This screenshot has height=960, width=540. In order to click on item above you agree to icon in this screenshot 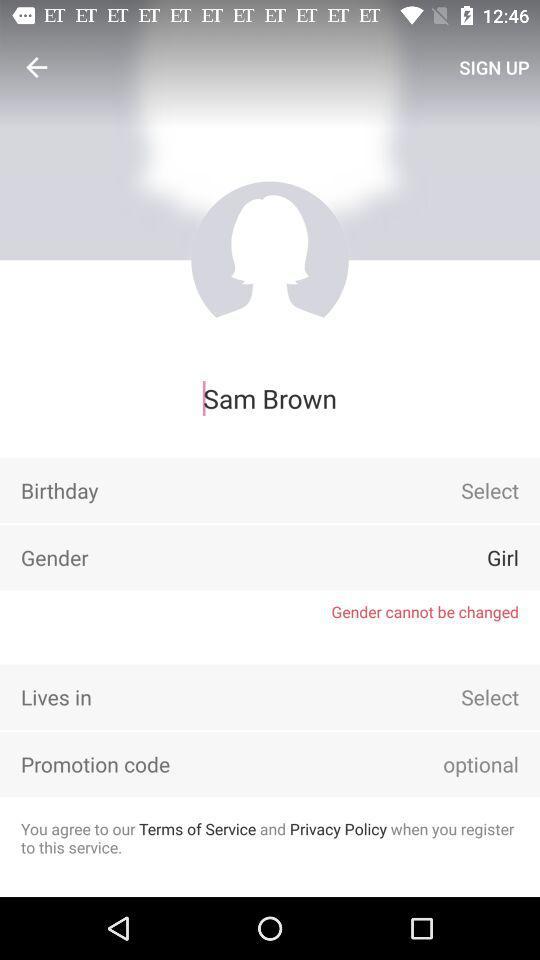, I will do `click(453, 763)`.